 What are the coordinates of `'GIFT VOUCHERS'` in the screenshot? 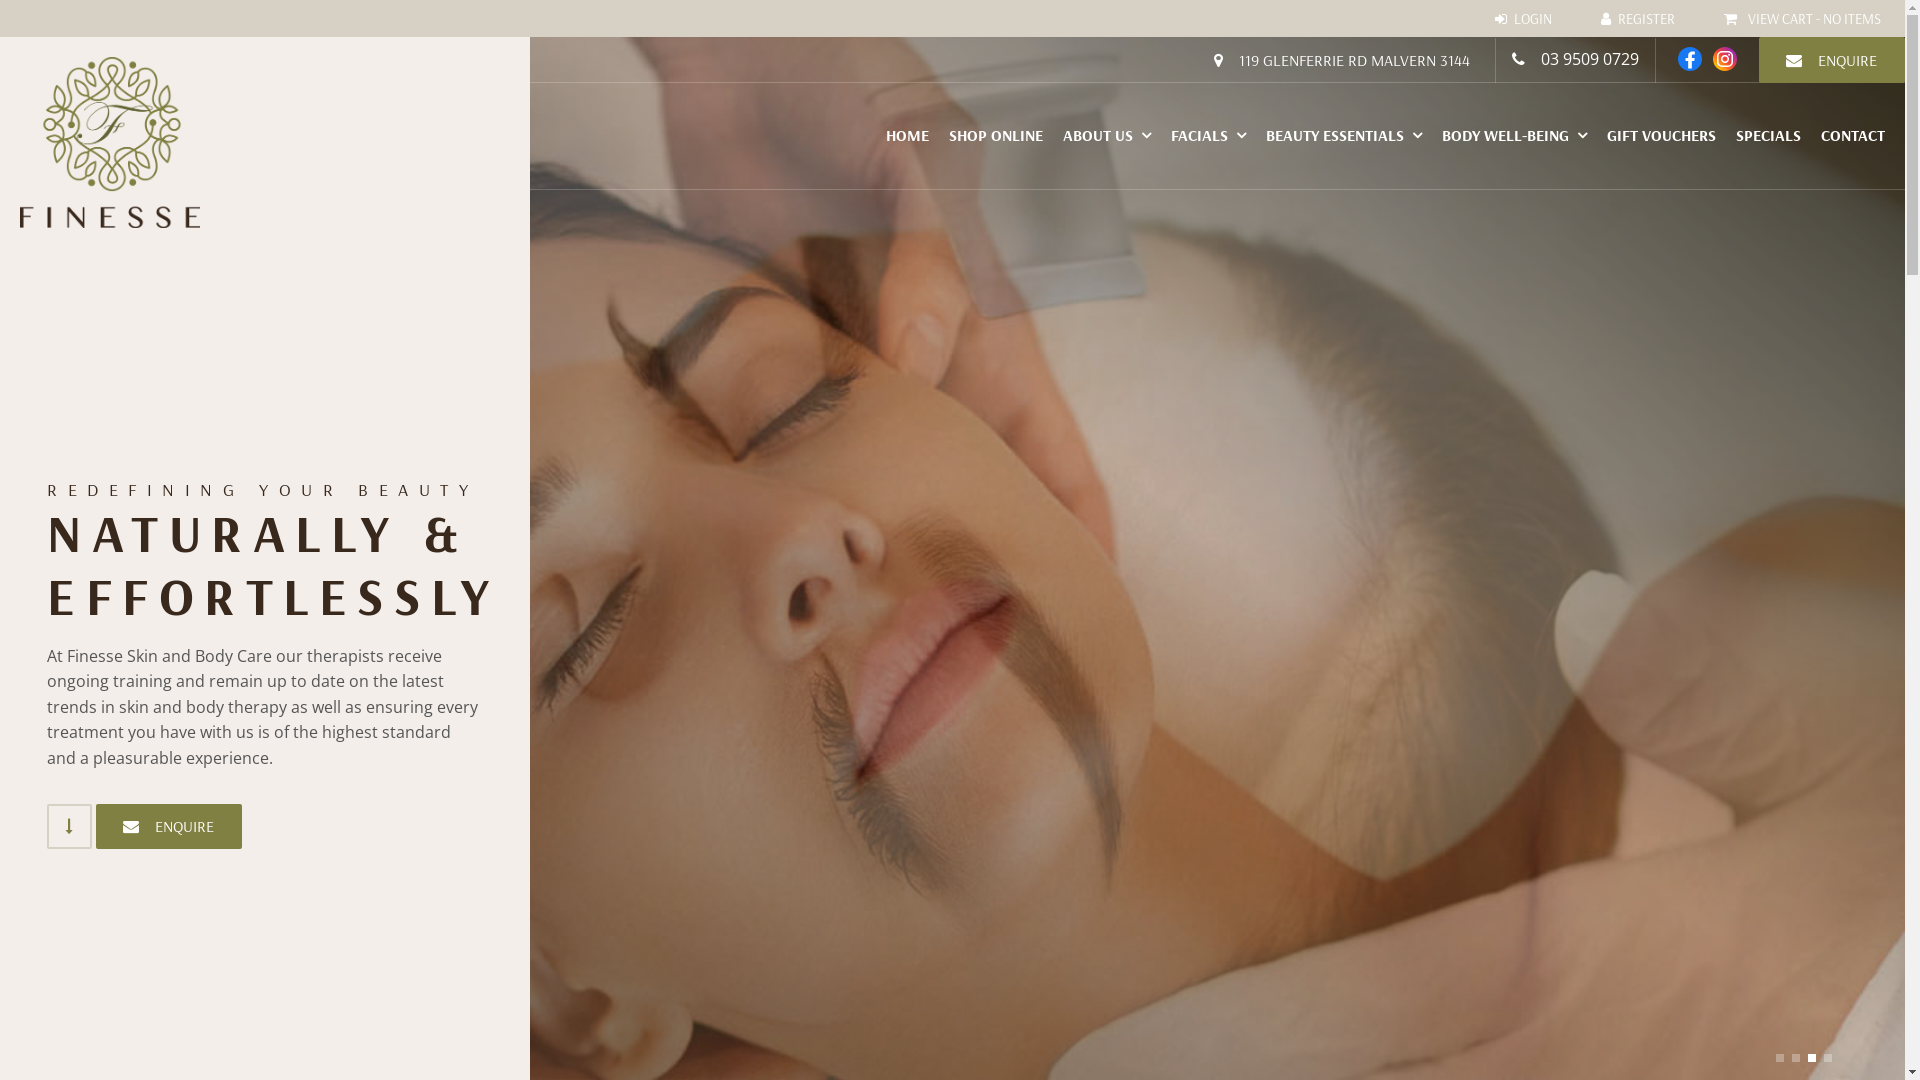 It's located at (1596, 135).